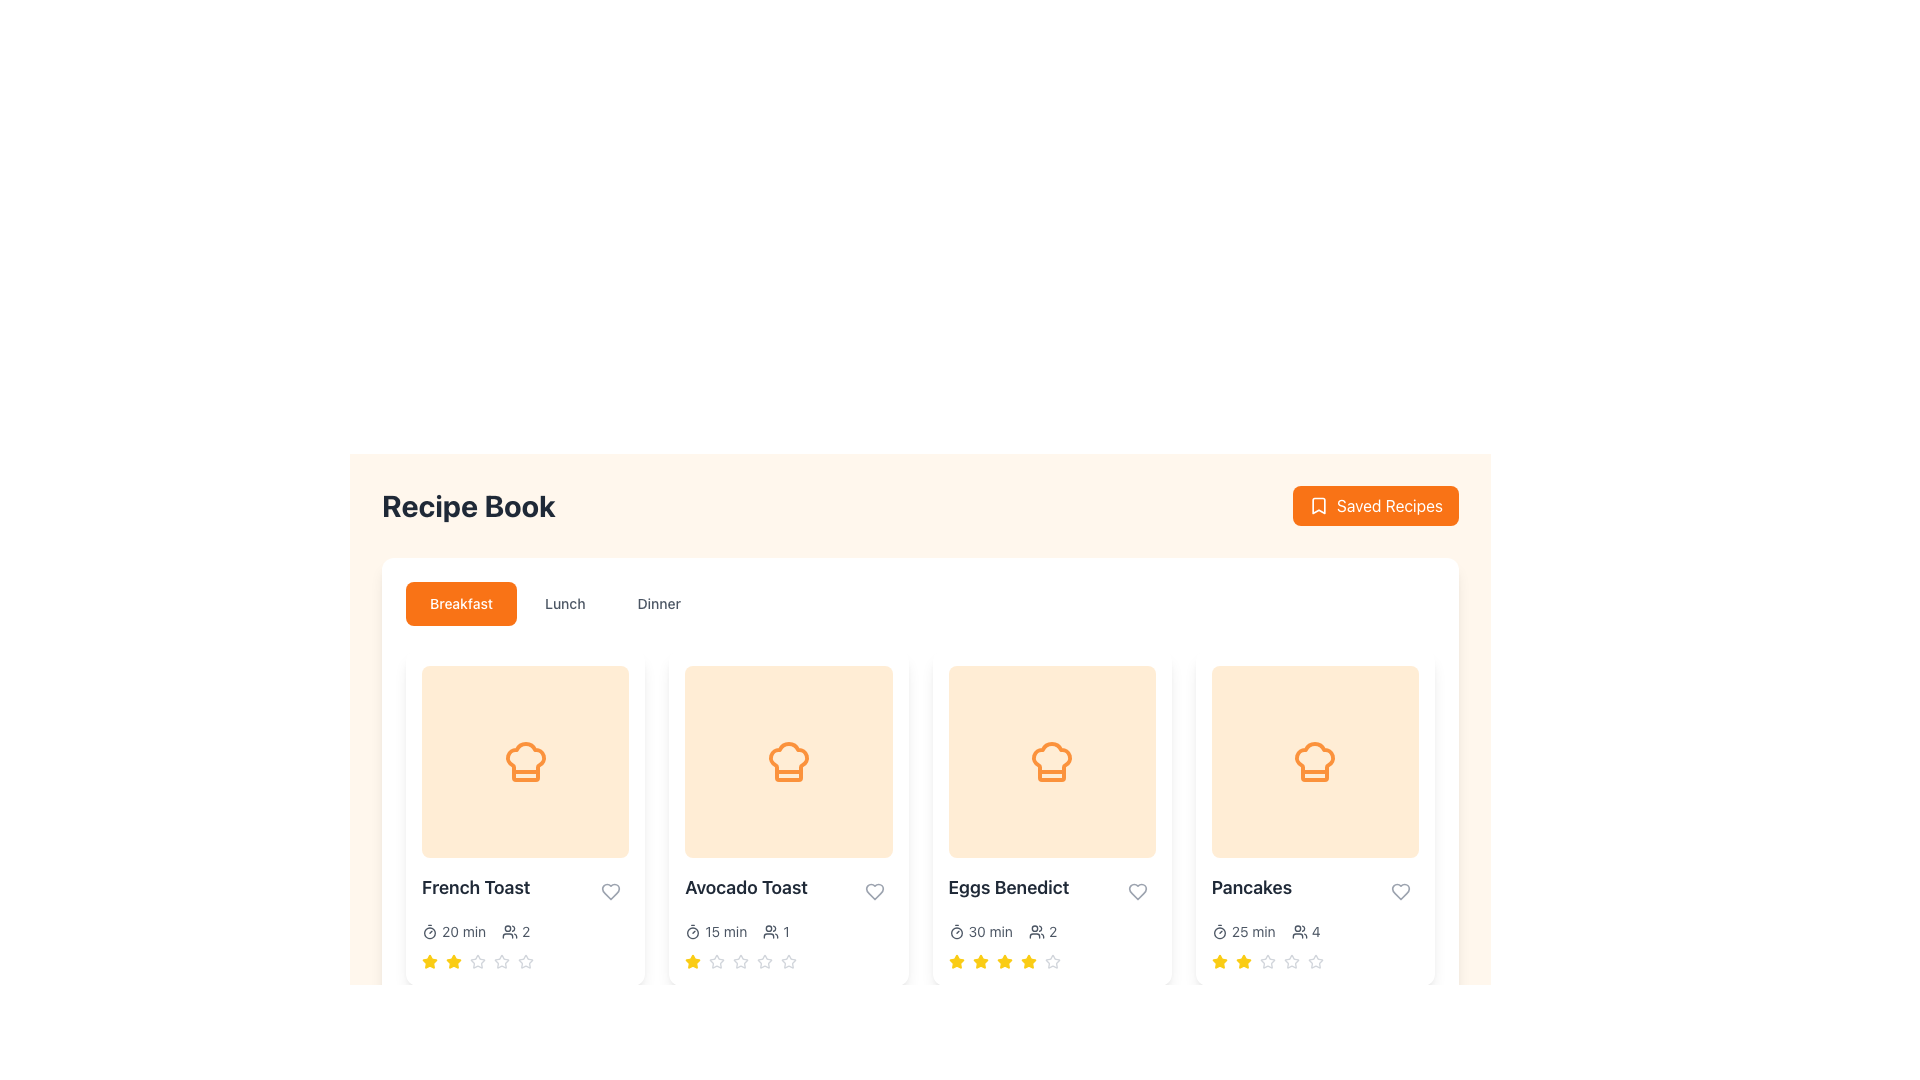 This screenshot has width=1920, height=1080. I want to click on the text element displaying the preparation time for the 'Avocado Toast' dish, located in the 'Breakfast' section of the 'Recipe Book' page, below the image and title of the card, so click(716, 932).